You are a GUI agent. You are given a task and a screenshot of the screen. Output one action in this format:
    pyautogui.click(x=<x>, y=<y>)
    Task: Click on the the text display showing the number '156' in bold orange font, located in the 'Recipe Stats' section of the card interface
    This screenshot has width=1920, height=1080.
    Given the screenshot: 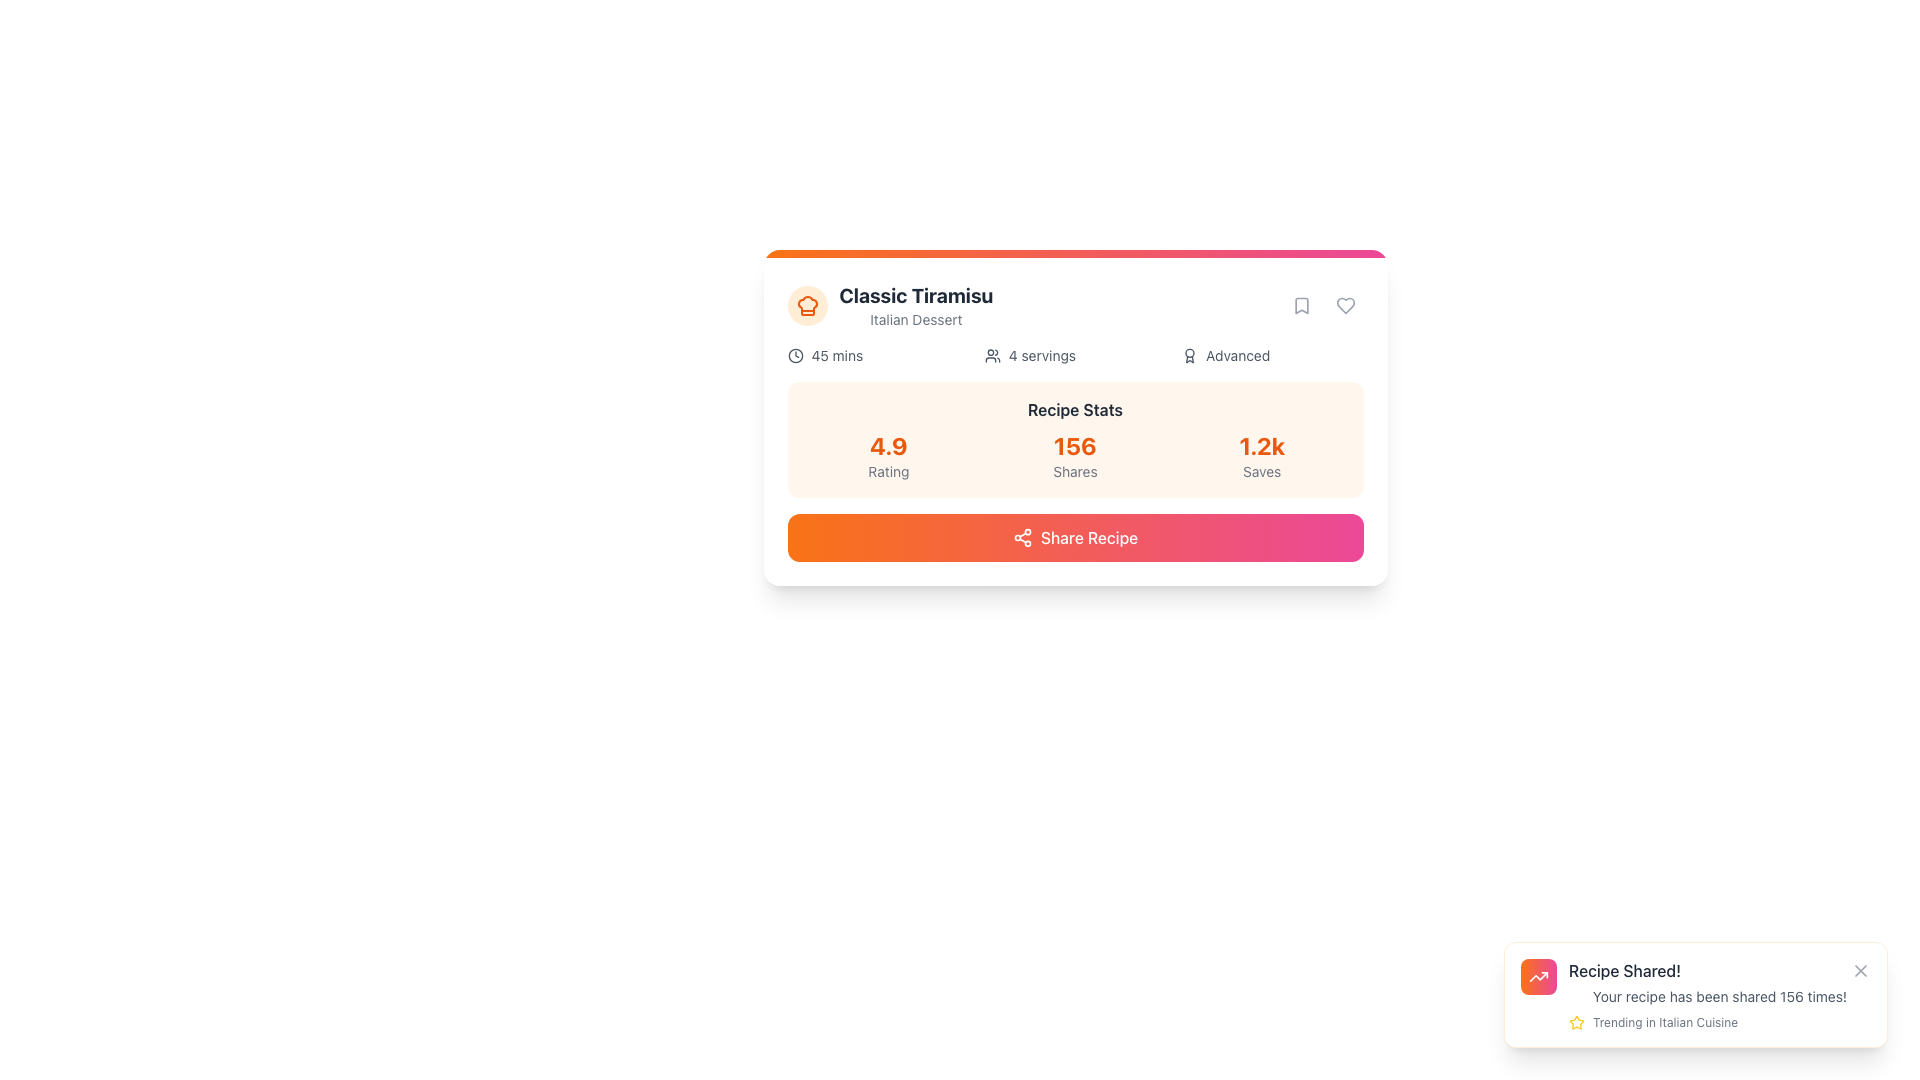 What is the action you would take?
    pyautogui.click(x=1074, y=445)
    